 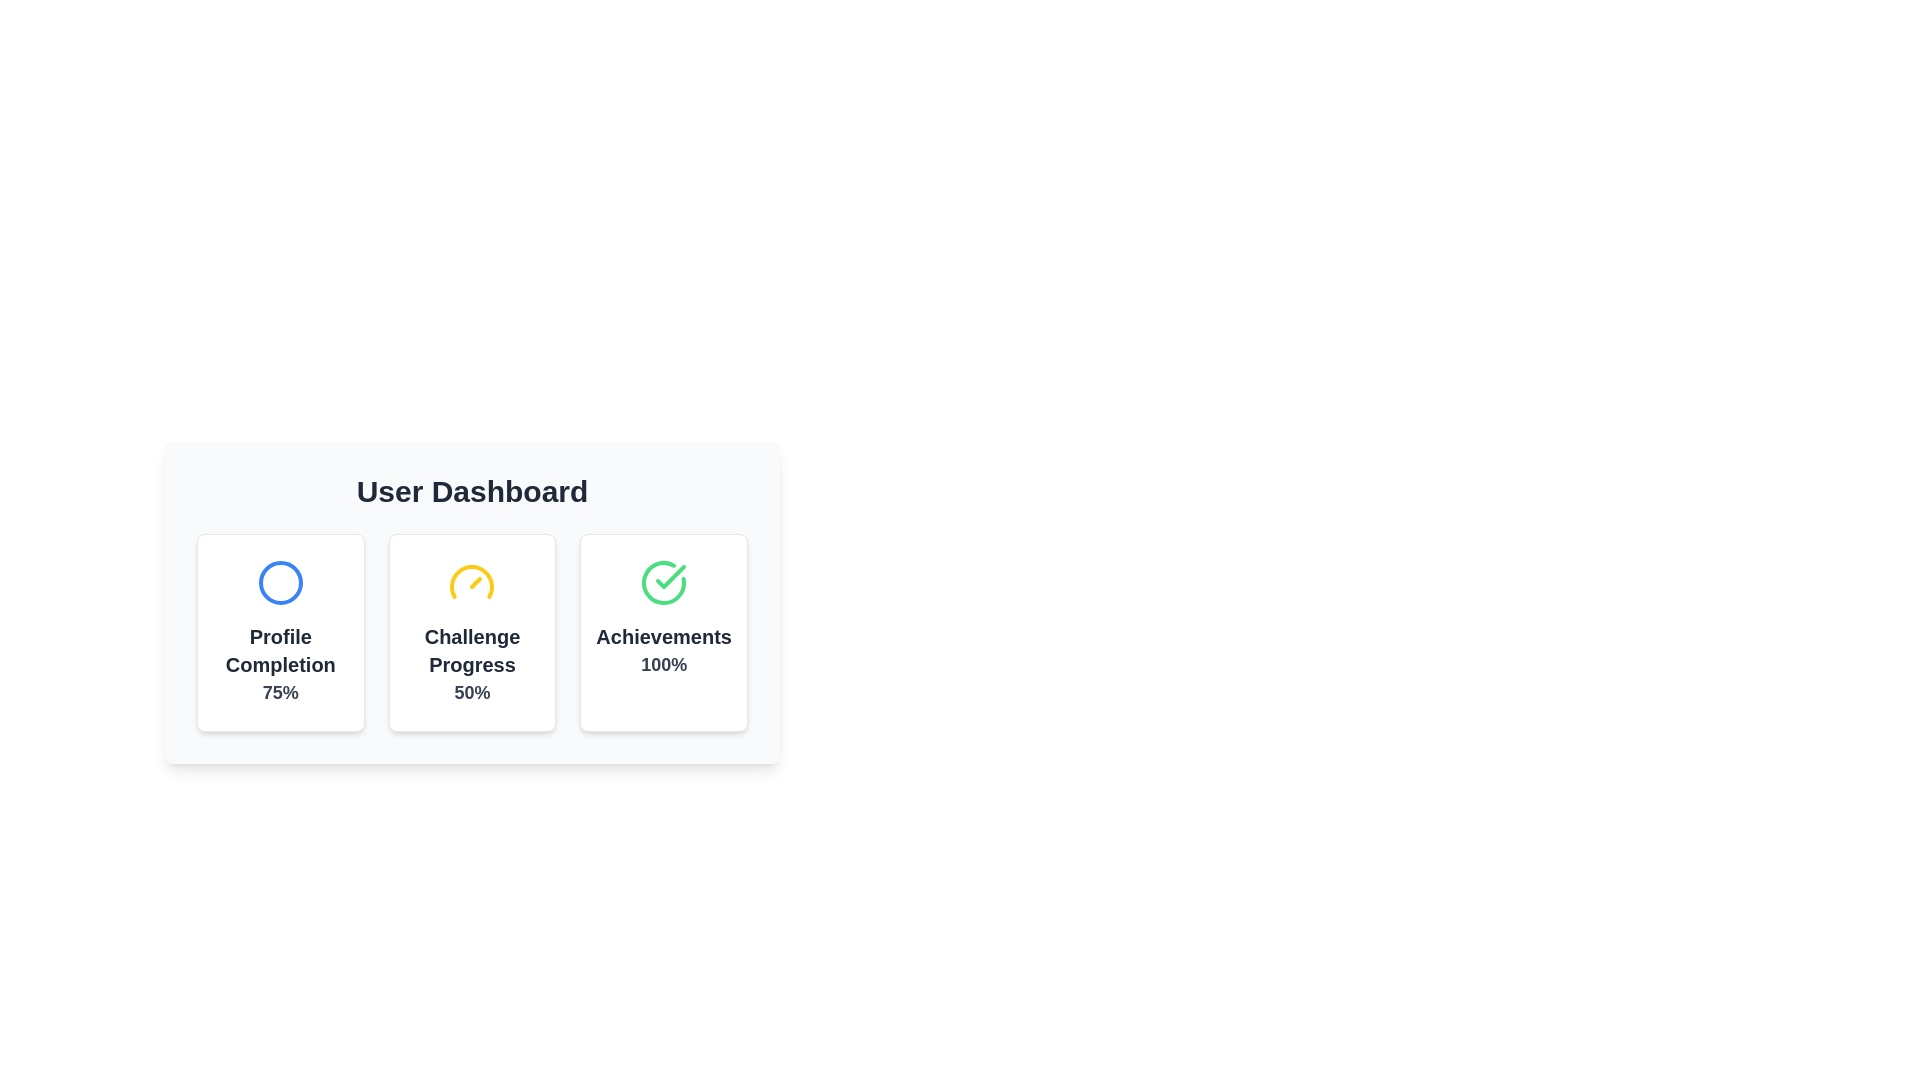 What do you see at coordinates (664, 636) in the screenshot?
I see `the 'Achievements' text label, which is a large, bold dark gray label located in the center-bottom area of the third card layout, situated above a smaller label reading '100%'` at bounding box center [664, 636].